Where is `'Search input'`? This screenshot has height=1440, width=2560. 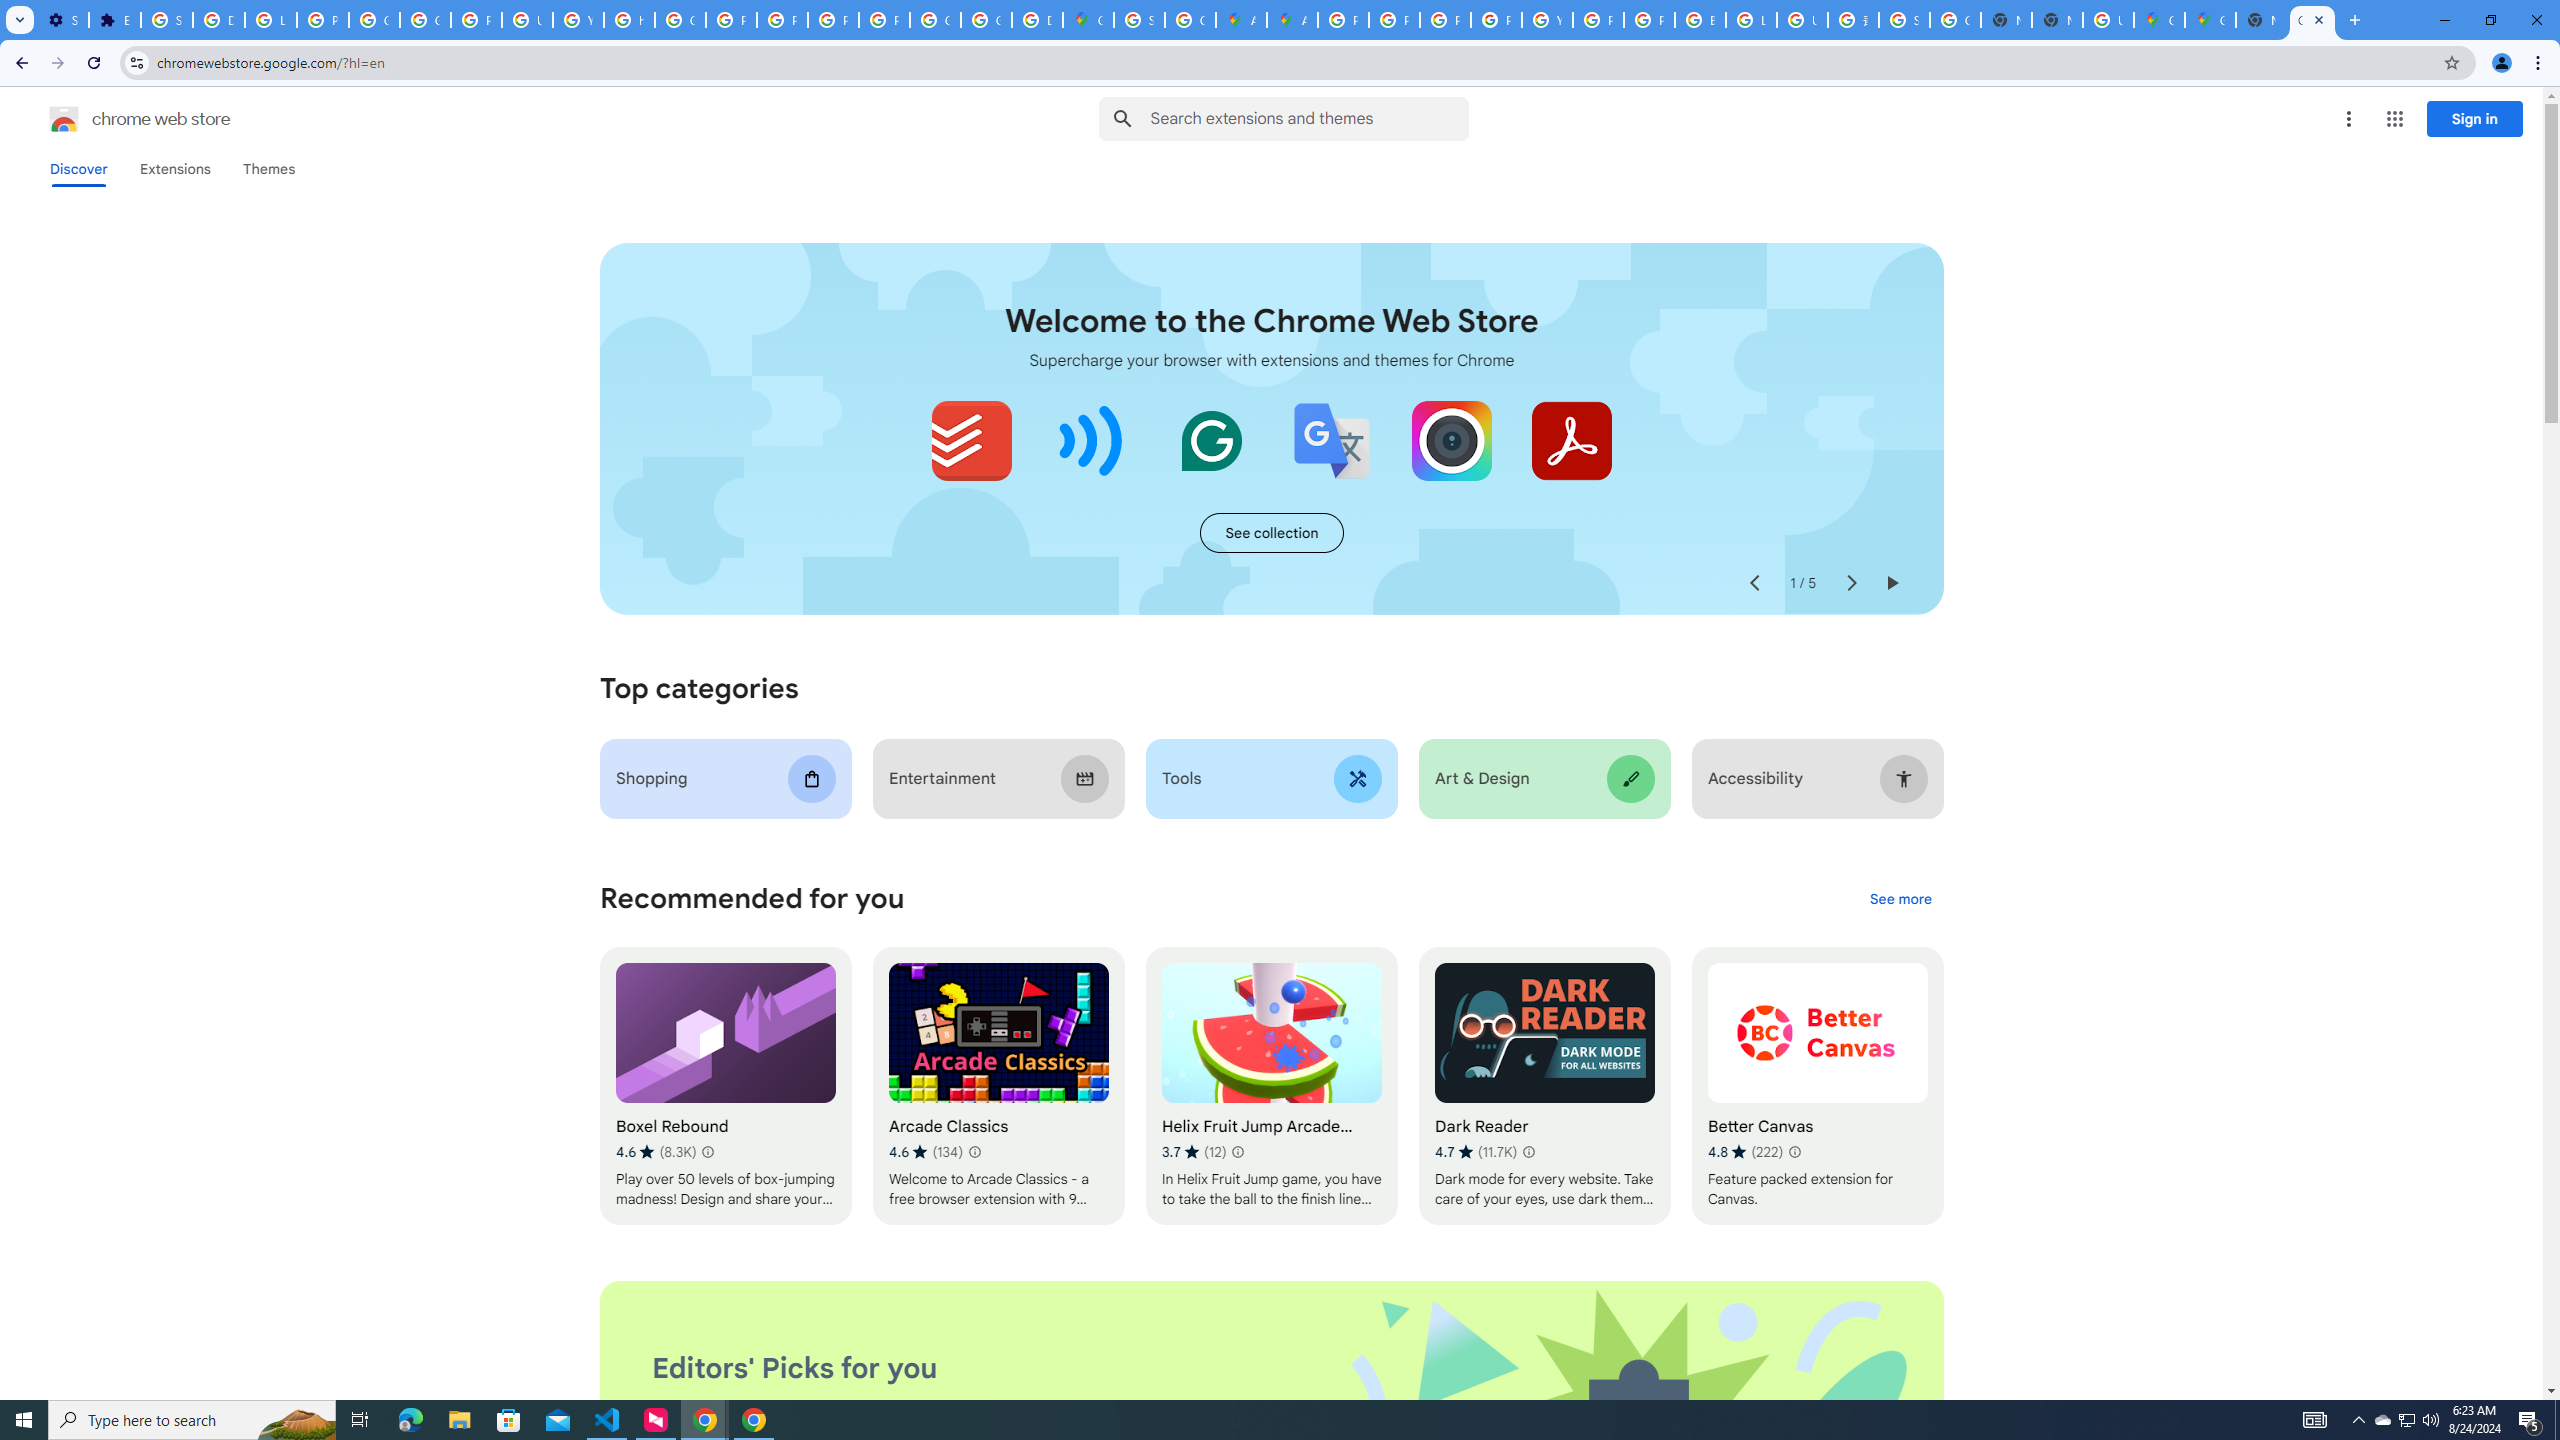
'Search input' is located at coordinates (1308, 118).